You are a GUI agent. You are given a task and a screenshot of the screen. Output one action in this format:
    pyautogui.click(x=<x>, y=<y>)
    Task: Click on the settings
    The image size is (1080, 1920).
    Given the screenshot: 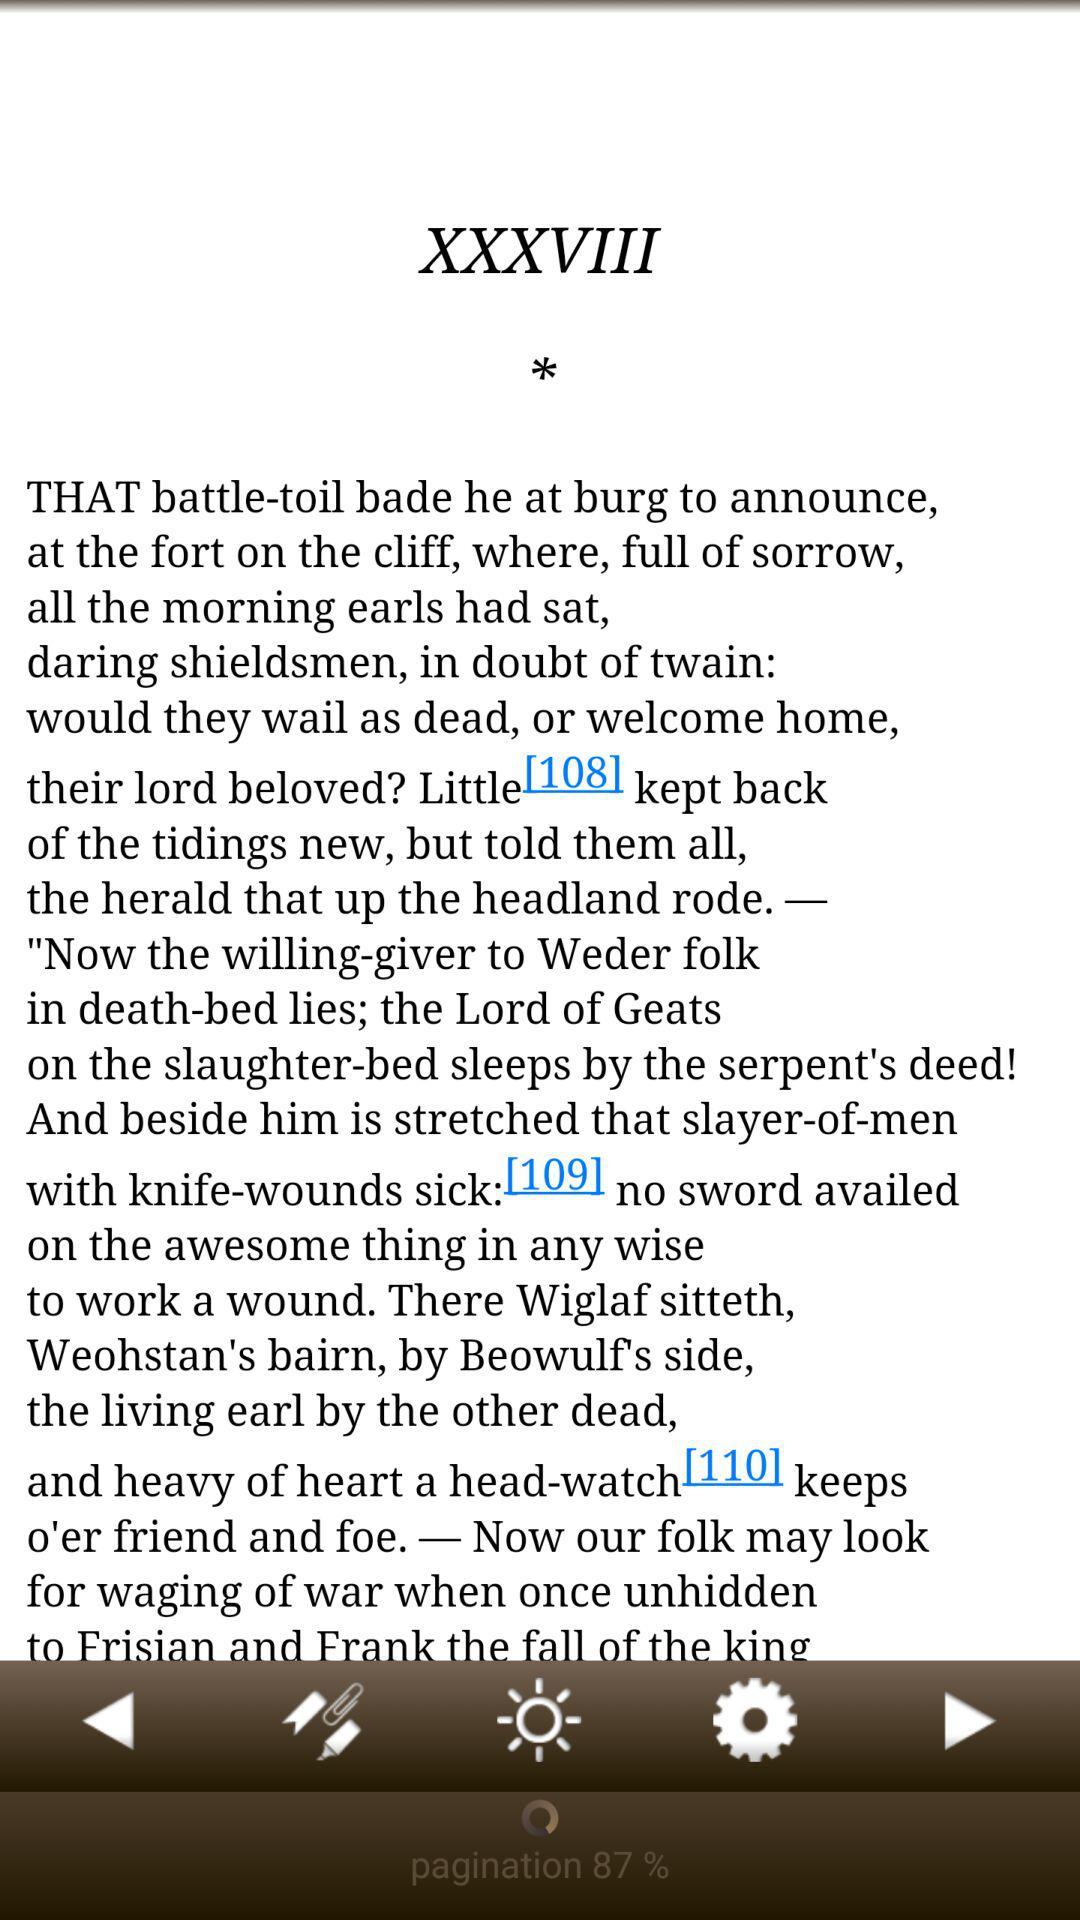 What is the action you would take?
    pyautogui.click(x=756, y=1725)
    